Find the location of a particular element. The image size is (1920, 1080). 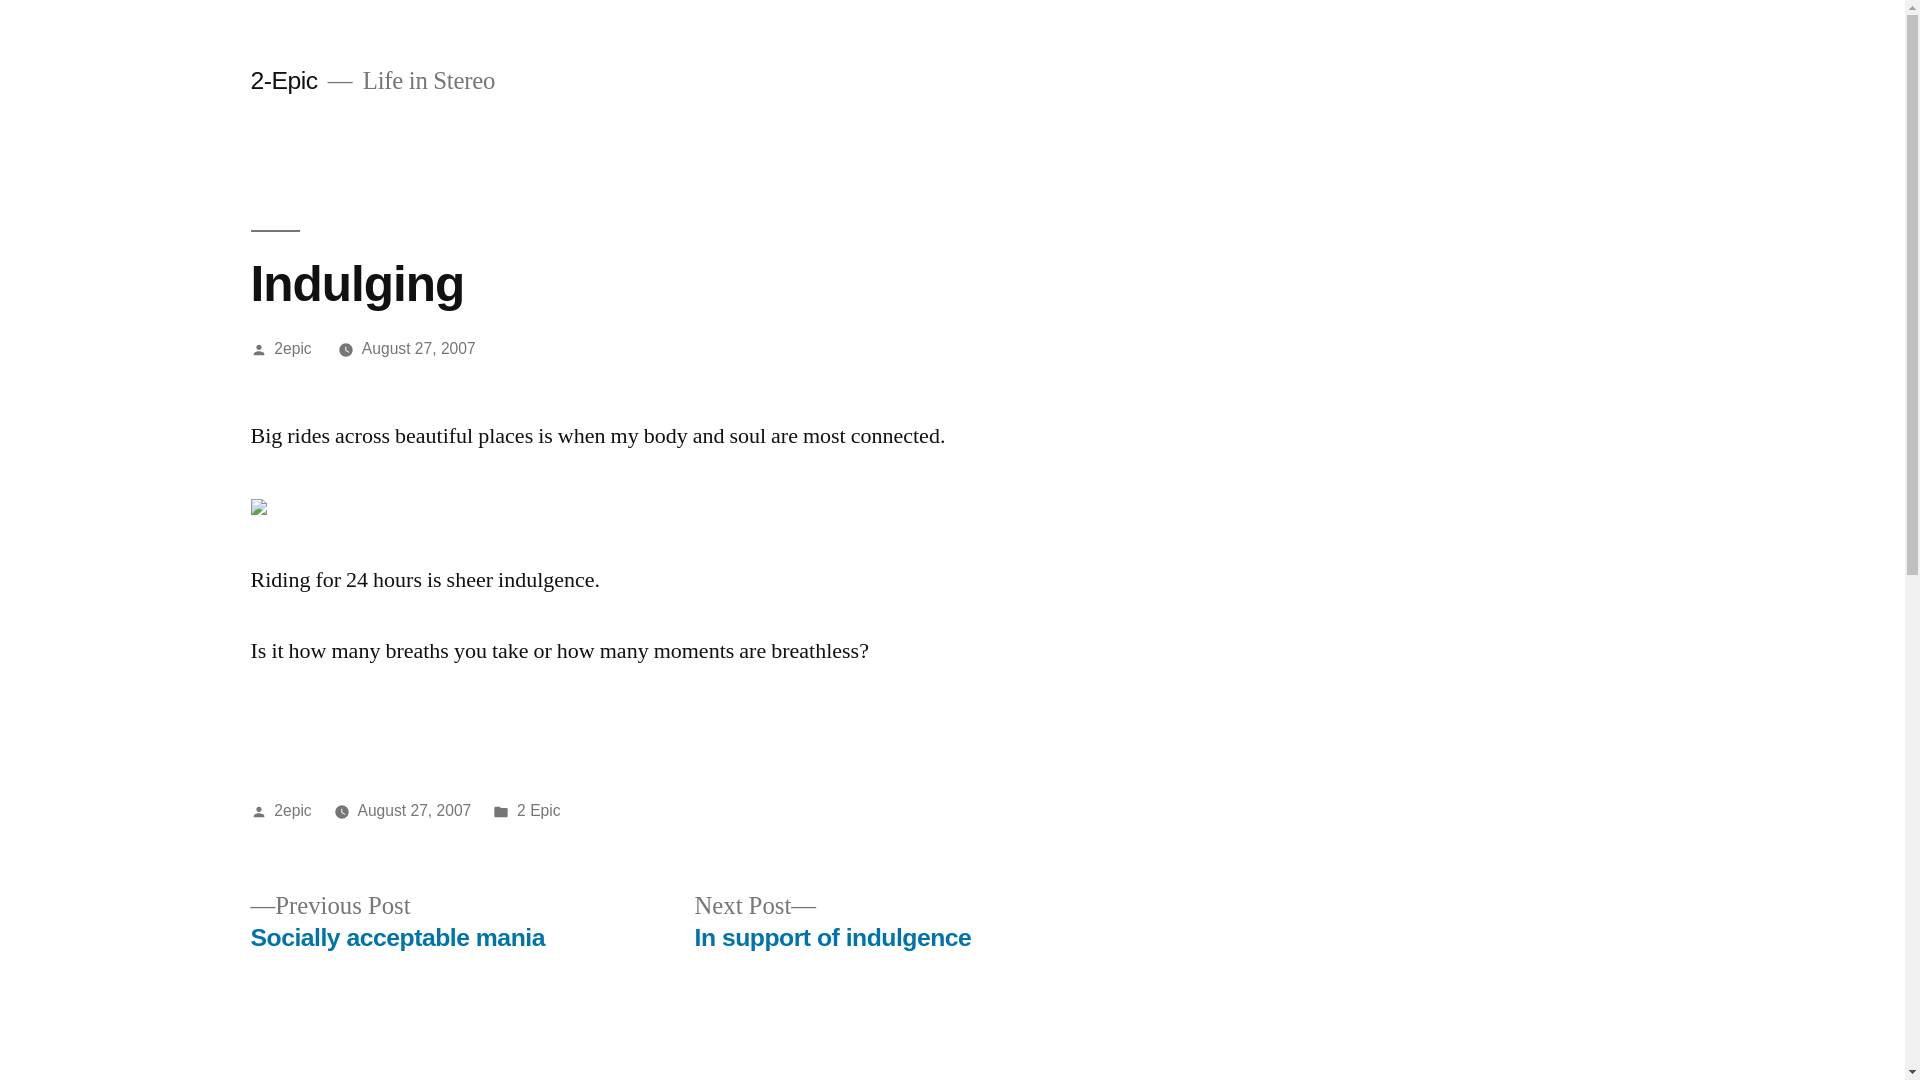

'2epic' is located at coordinates (291, 347).